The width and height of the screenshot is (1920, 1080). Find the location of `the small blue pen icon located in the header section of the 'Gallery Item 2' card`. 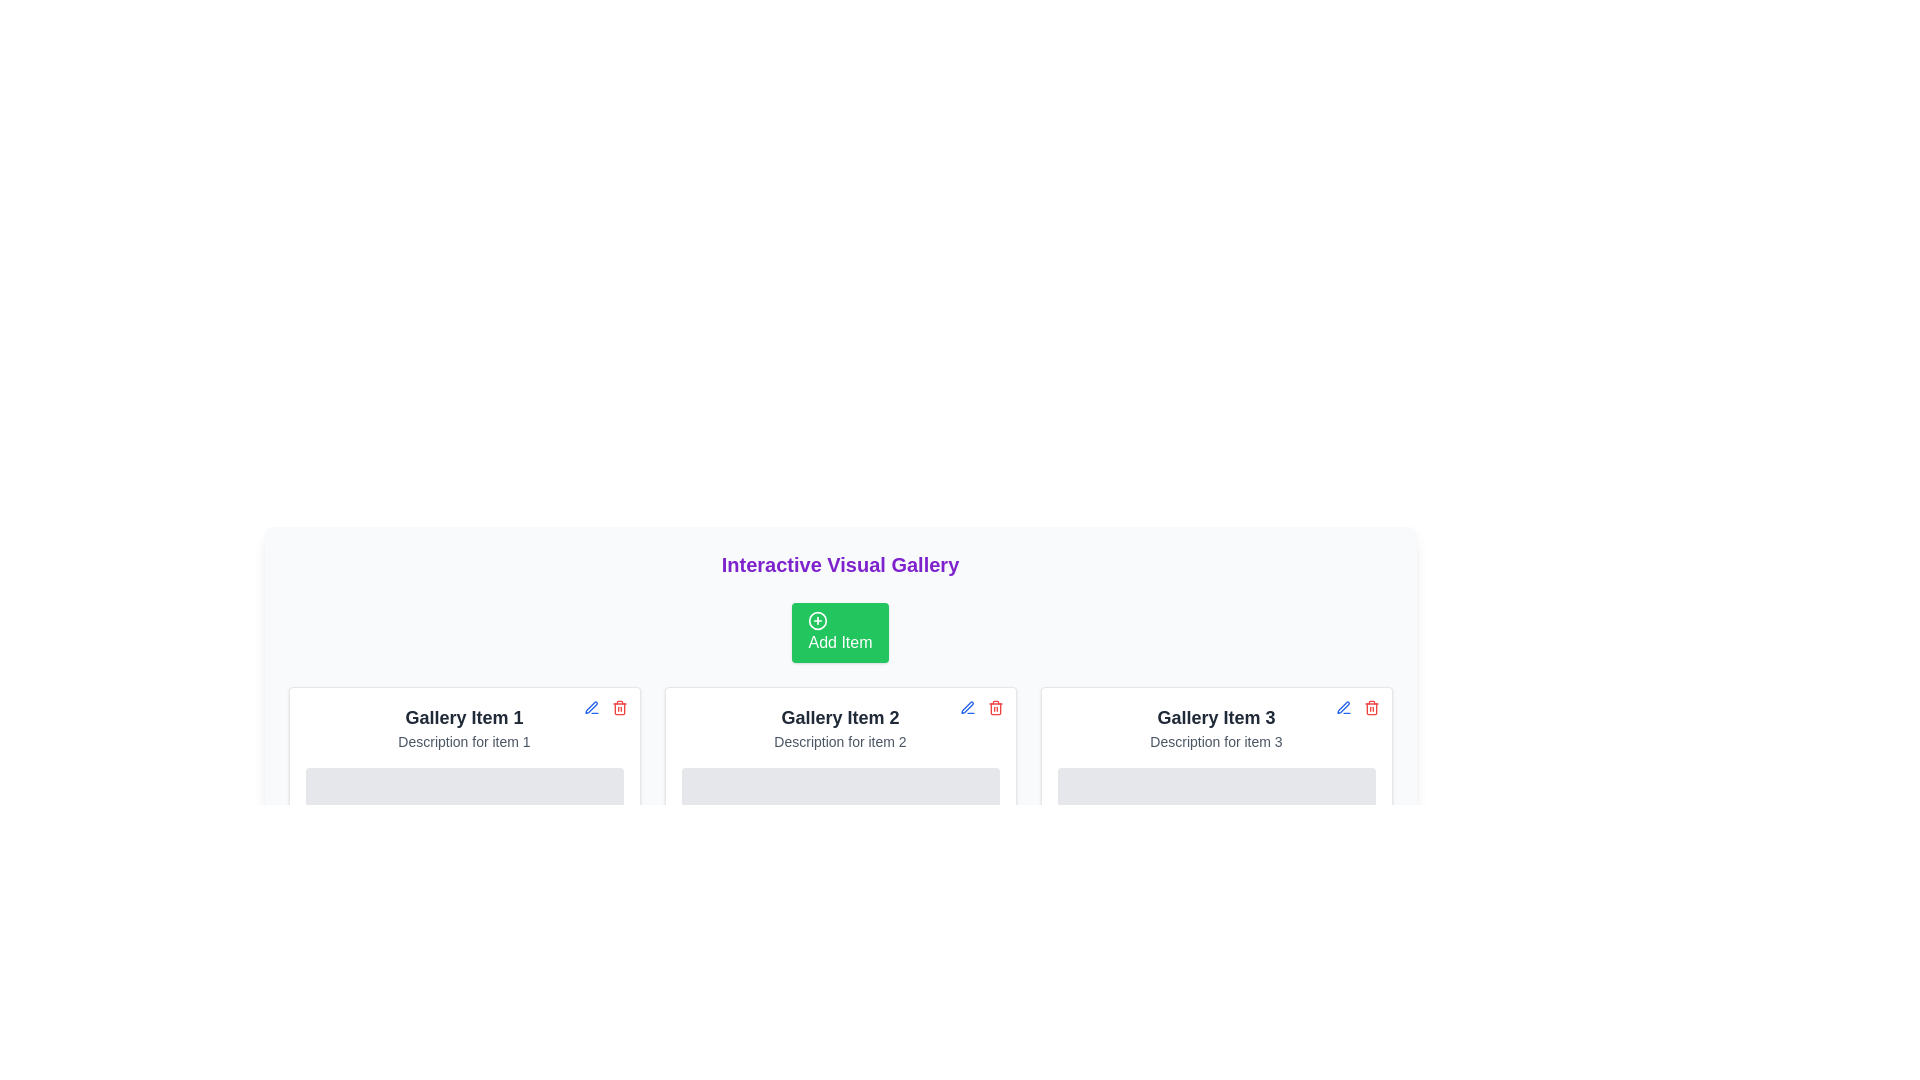

the small blue pen icon located in the header section of the 'Gallery Item 2' card is located at coordinates (590, 707).